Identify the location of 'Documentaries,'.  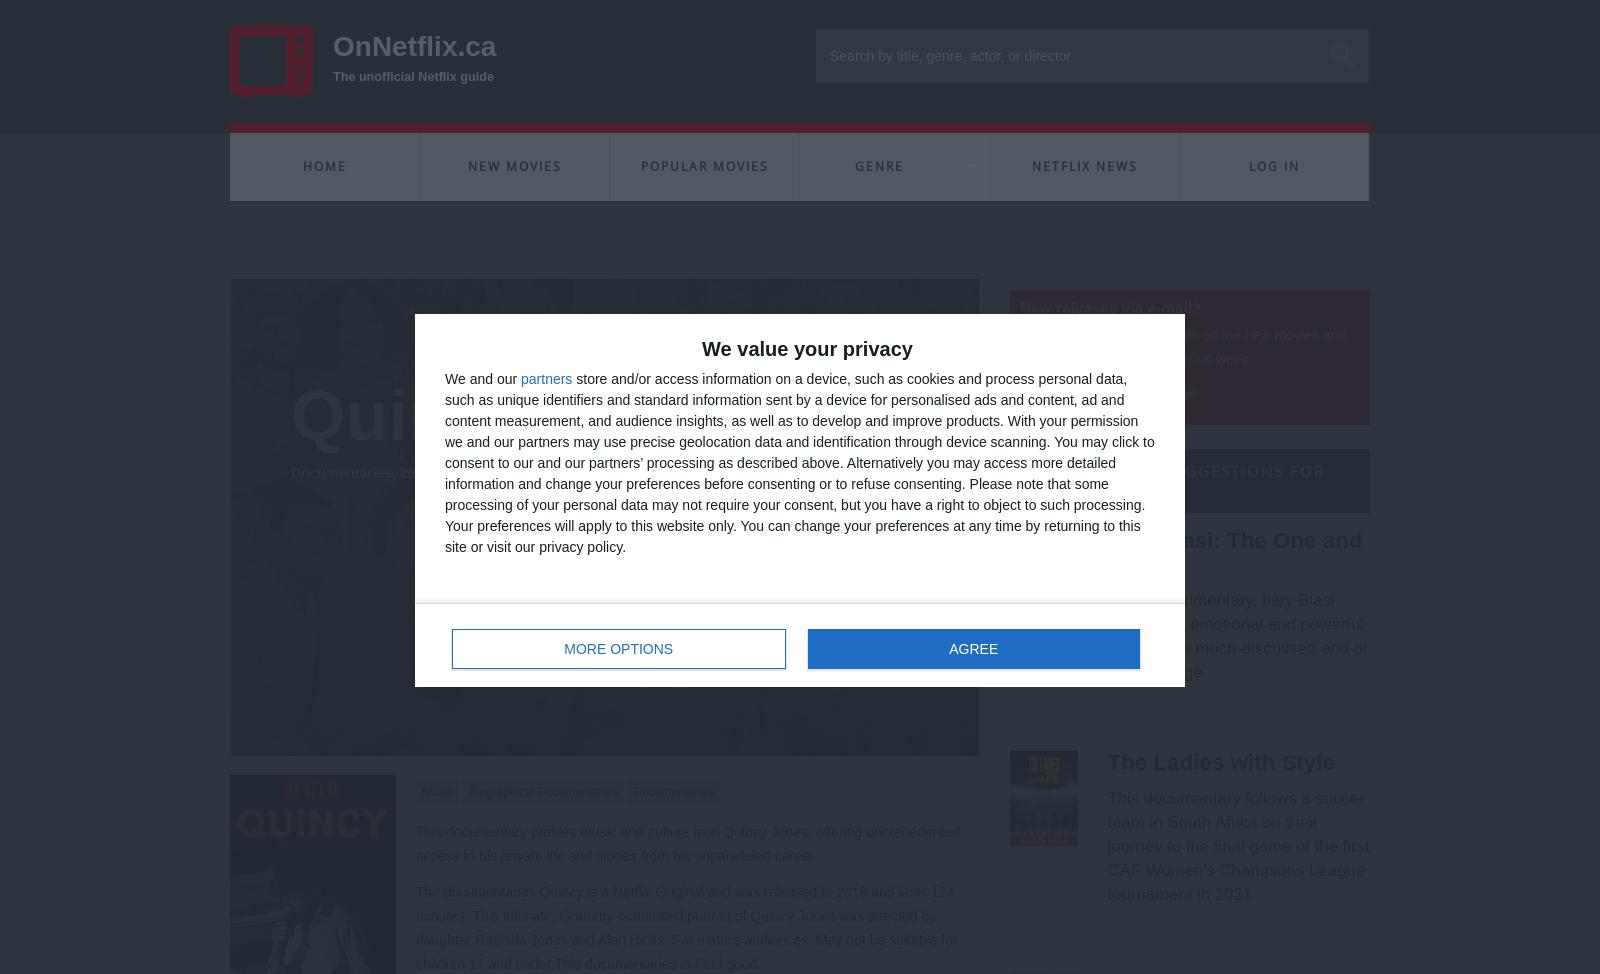
(344, 471).